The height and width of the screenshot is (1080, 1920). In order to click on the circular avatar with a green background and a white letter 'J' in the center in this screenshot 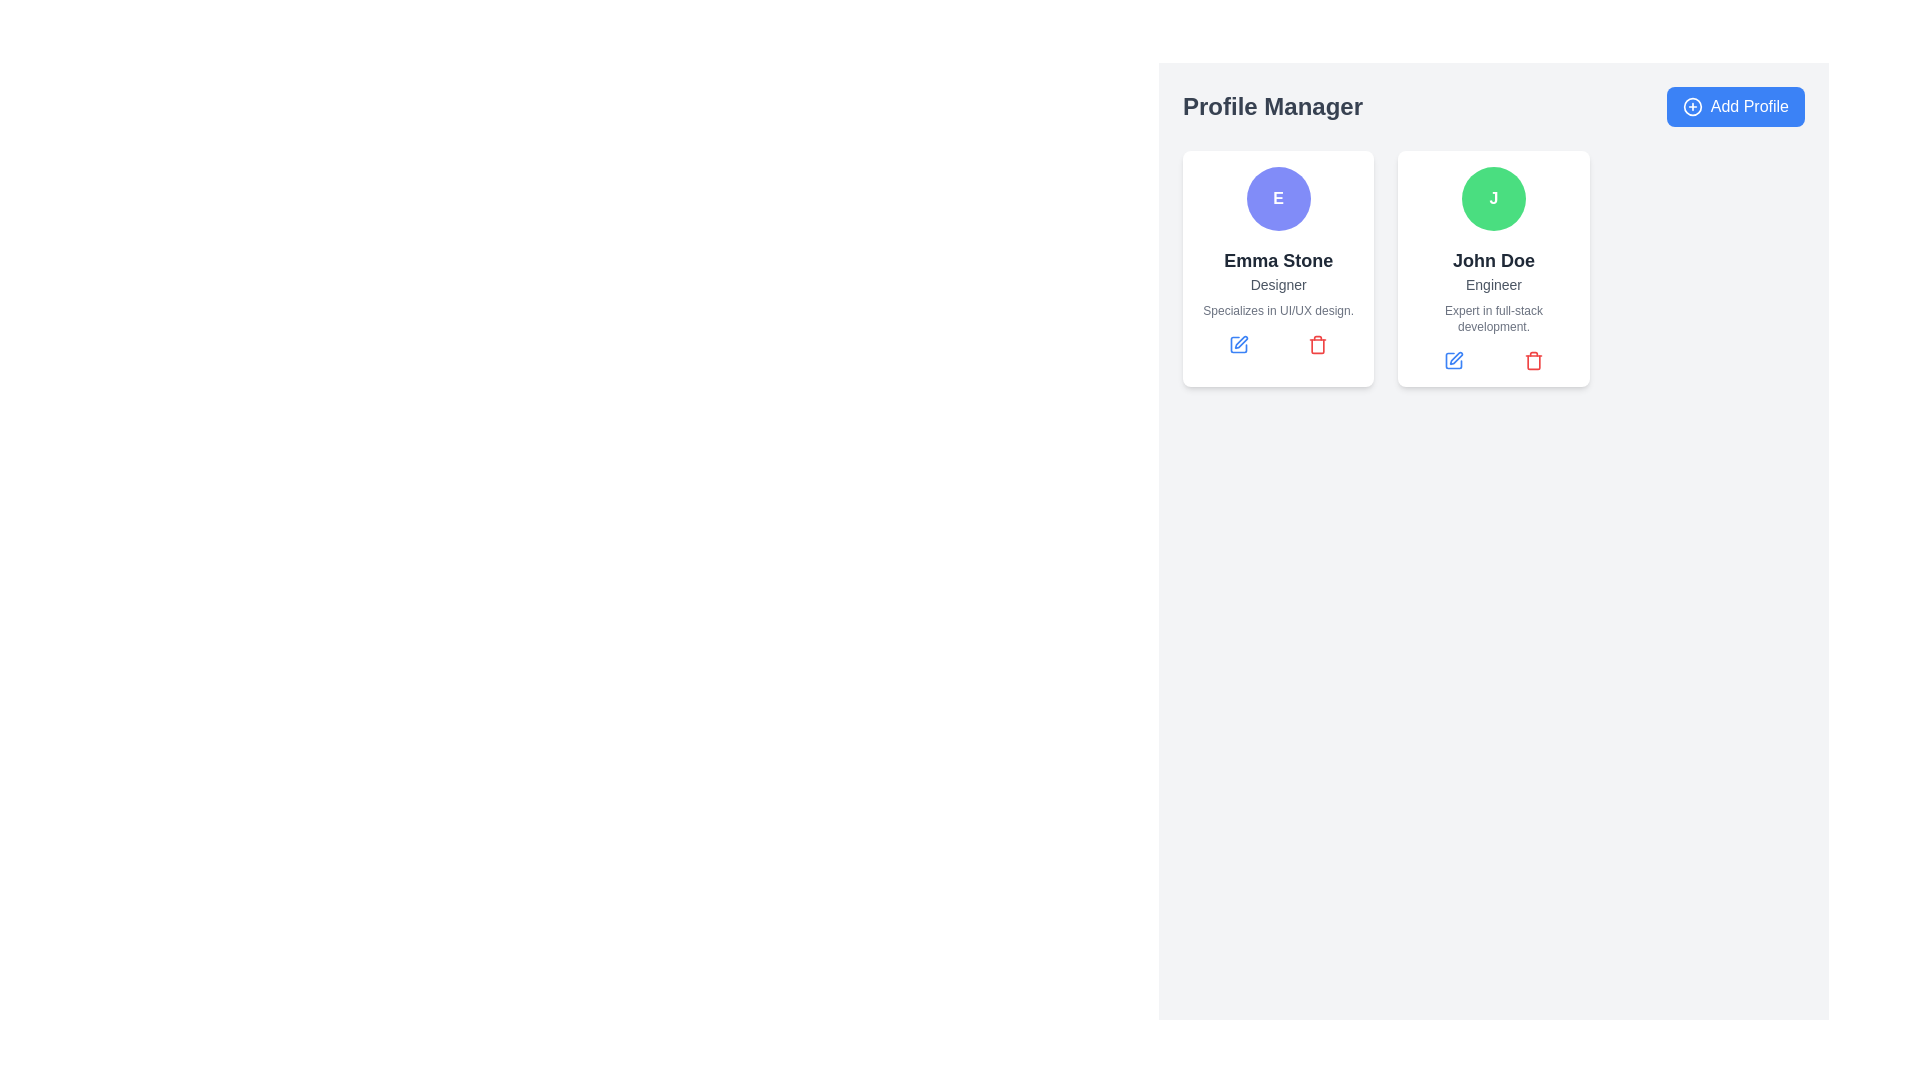, I will do `click(1493, 199)`.